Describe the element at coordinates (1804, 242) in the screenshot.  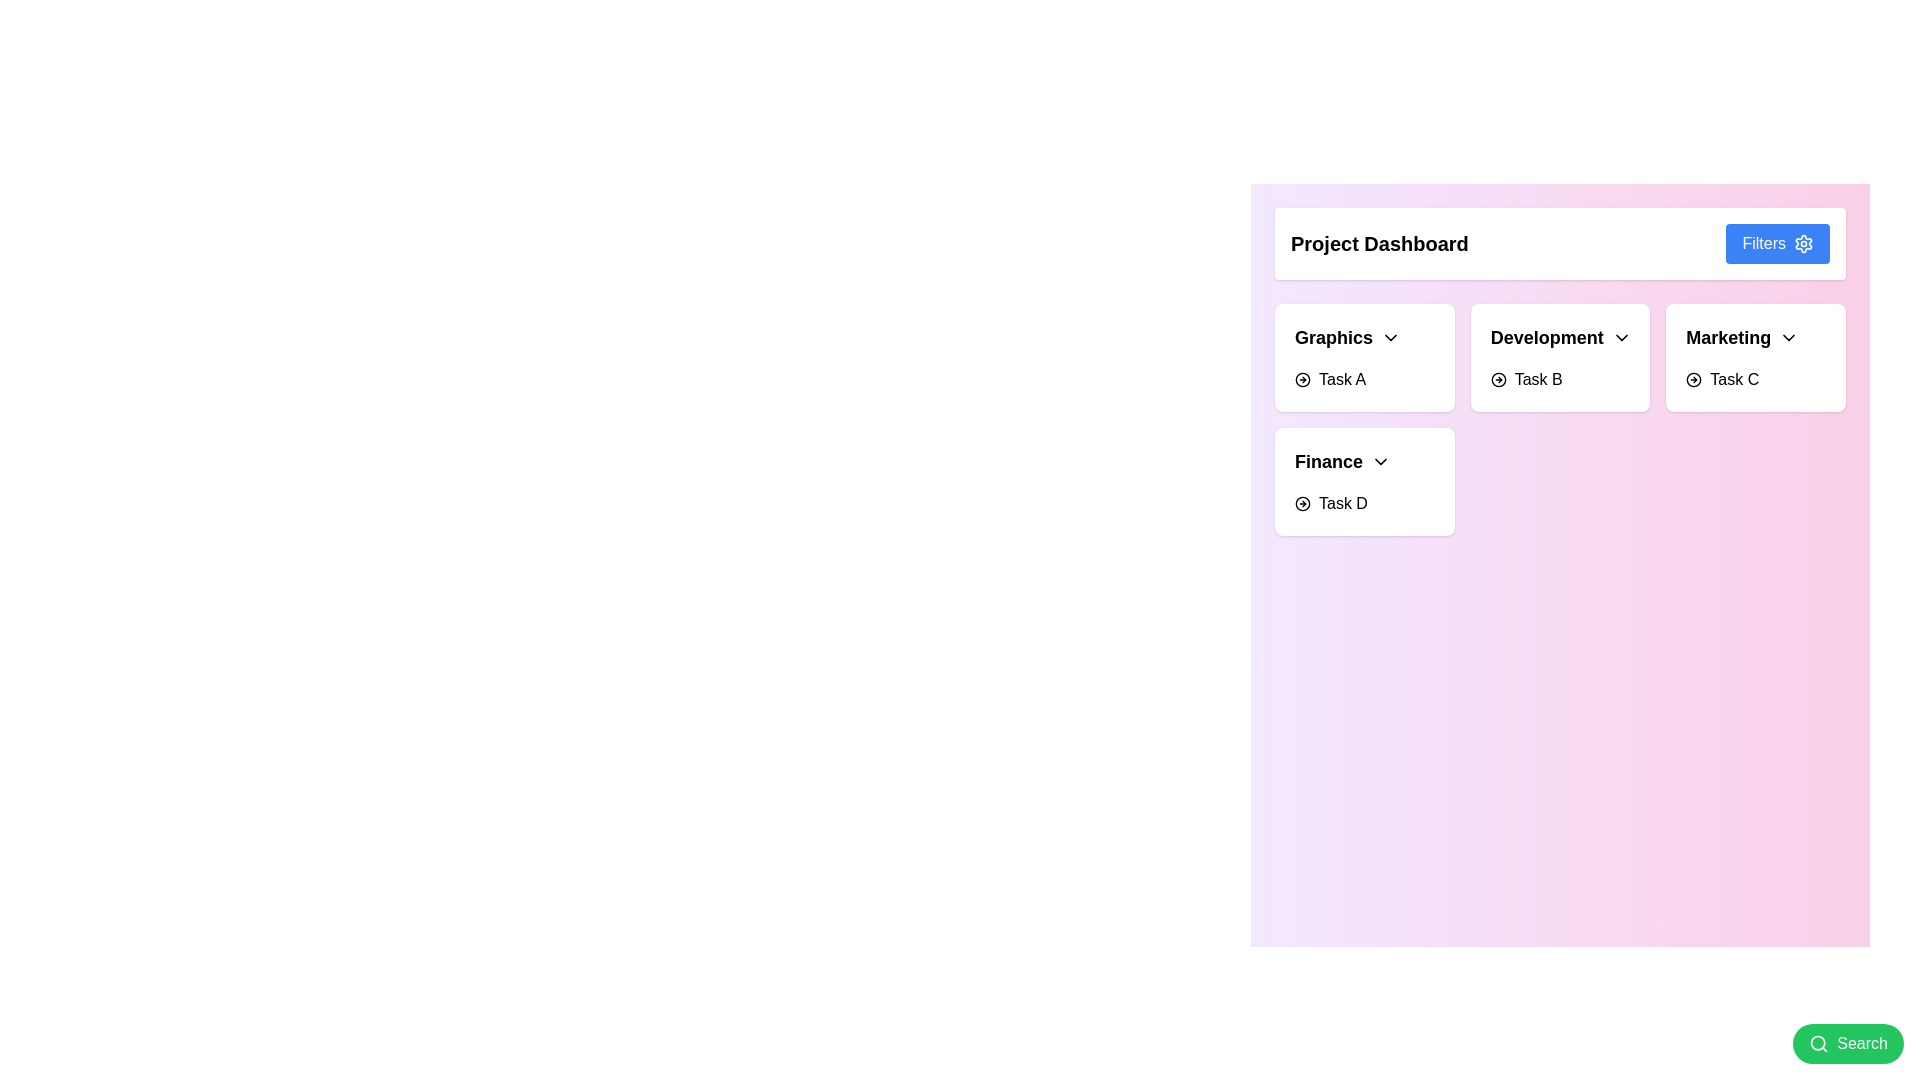
I see `the settings icon located in the top right corner of the 'Filters' button in the Project Dashboard interface` at that location.